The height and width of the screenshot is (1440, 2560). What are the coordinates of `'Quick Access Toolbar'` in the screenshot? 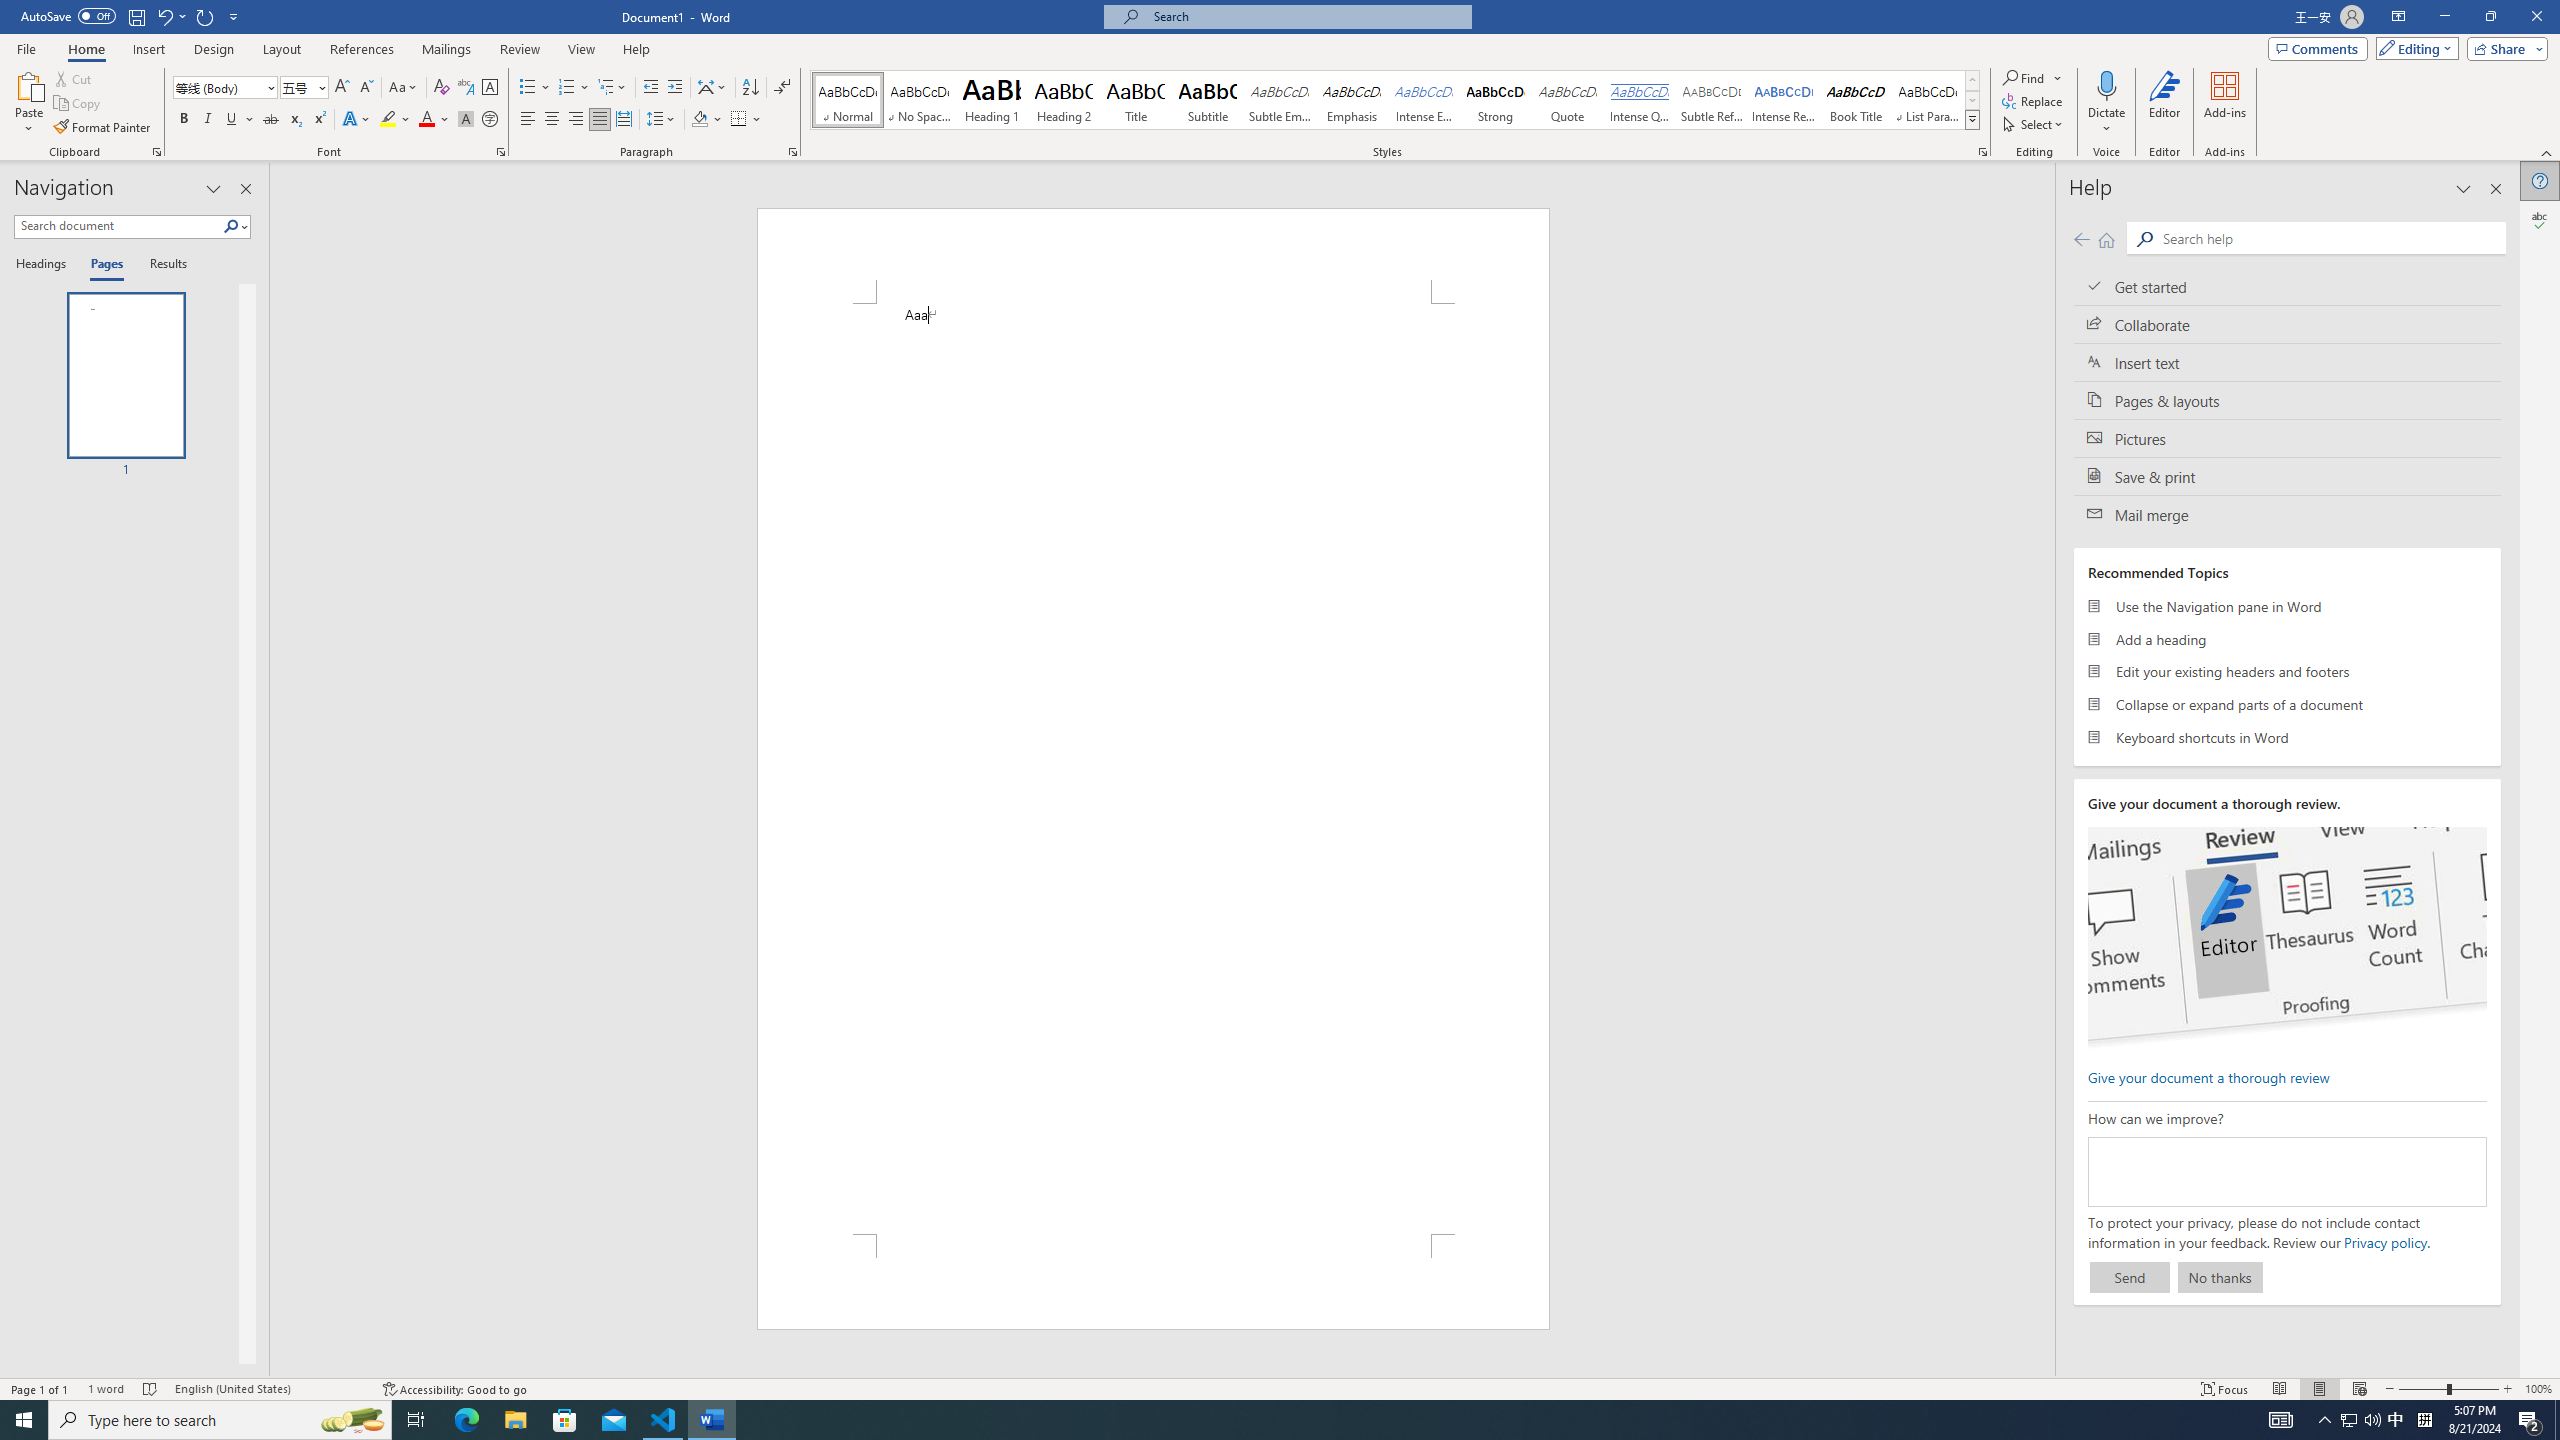 It's located at (130, 16).